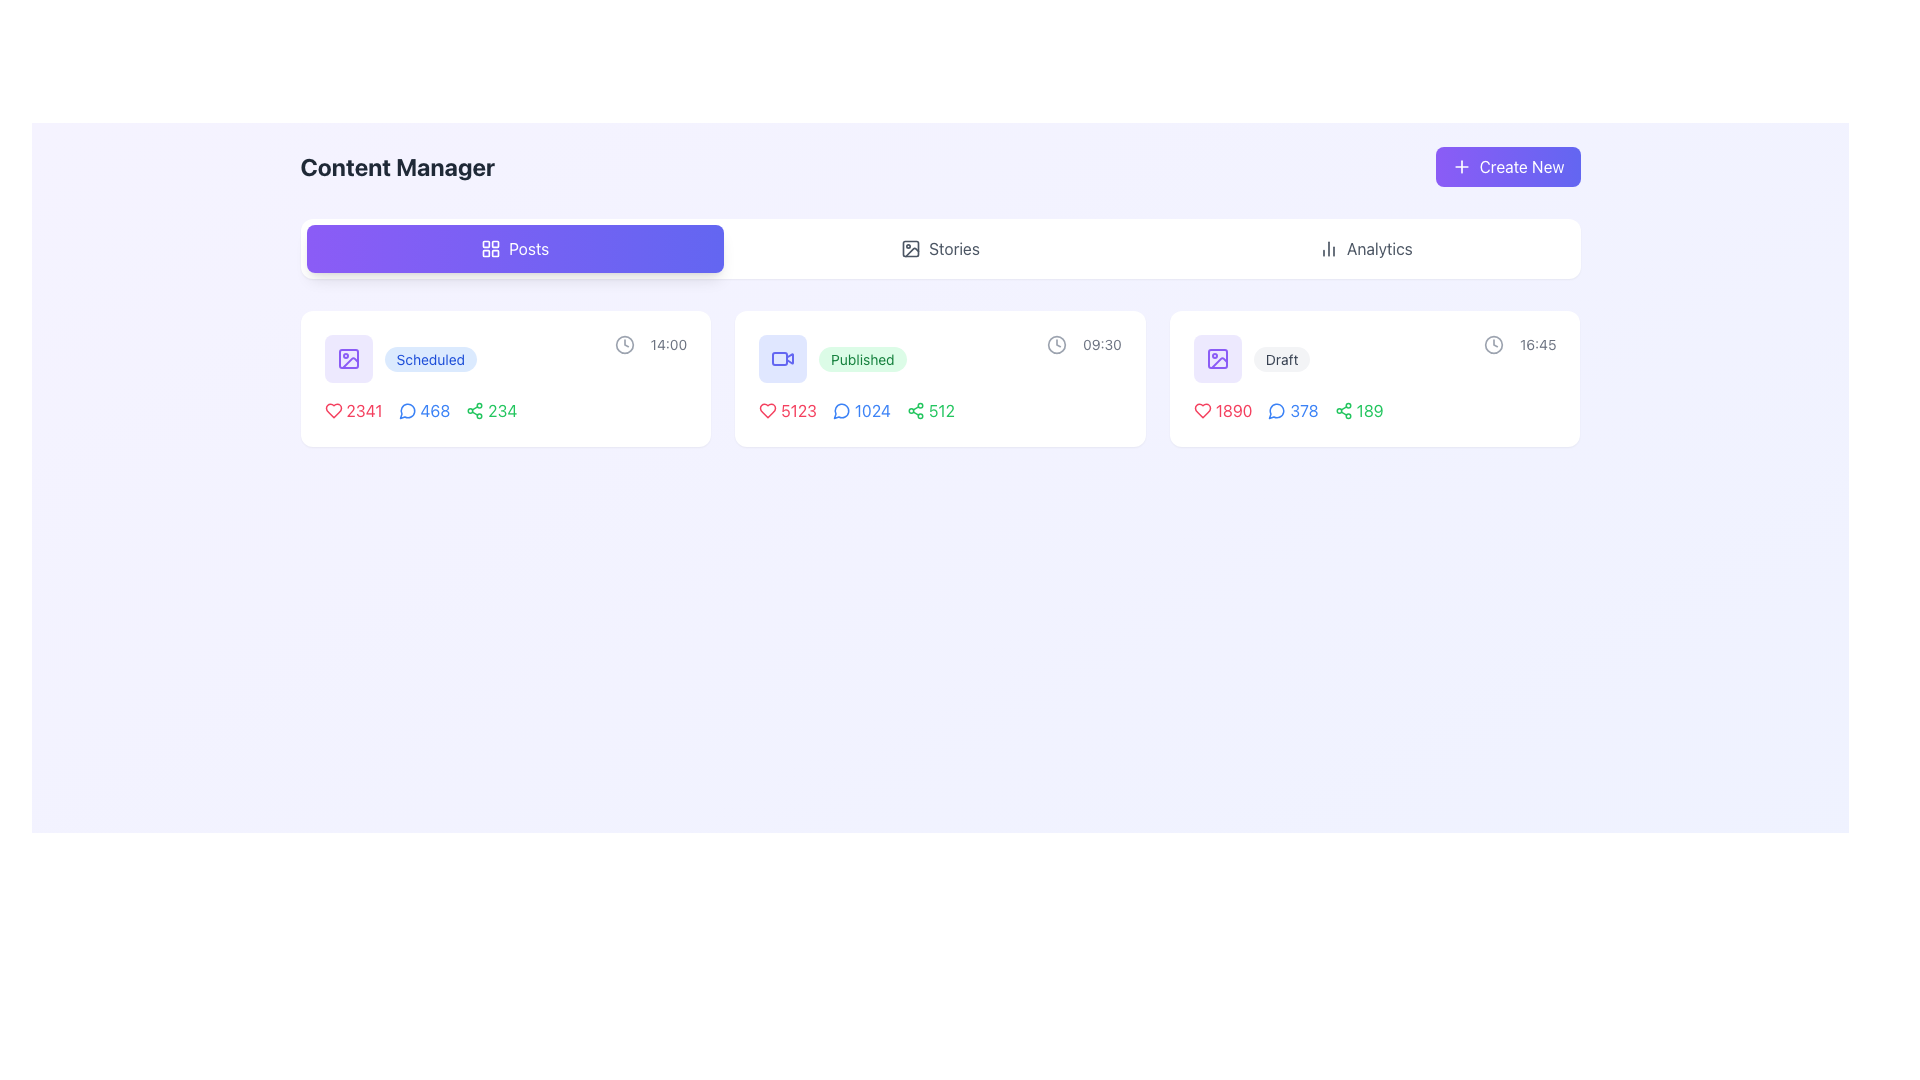  What do you see at coordinates (406, 410) in the screenshot?
I see `the comment icon located in the statistics area of the first content card, which is situated to the right of the heart icon and to the left of the numeric count '468'` at bounding box center [406, 410].